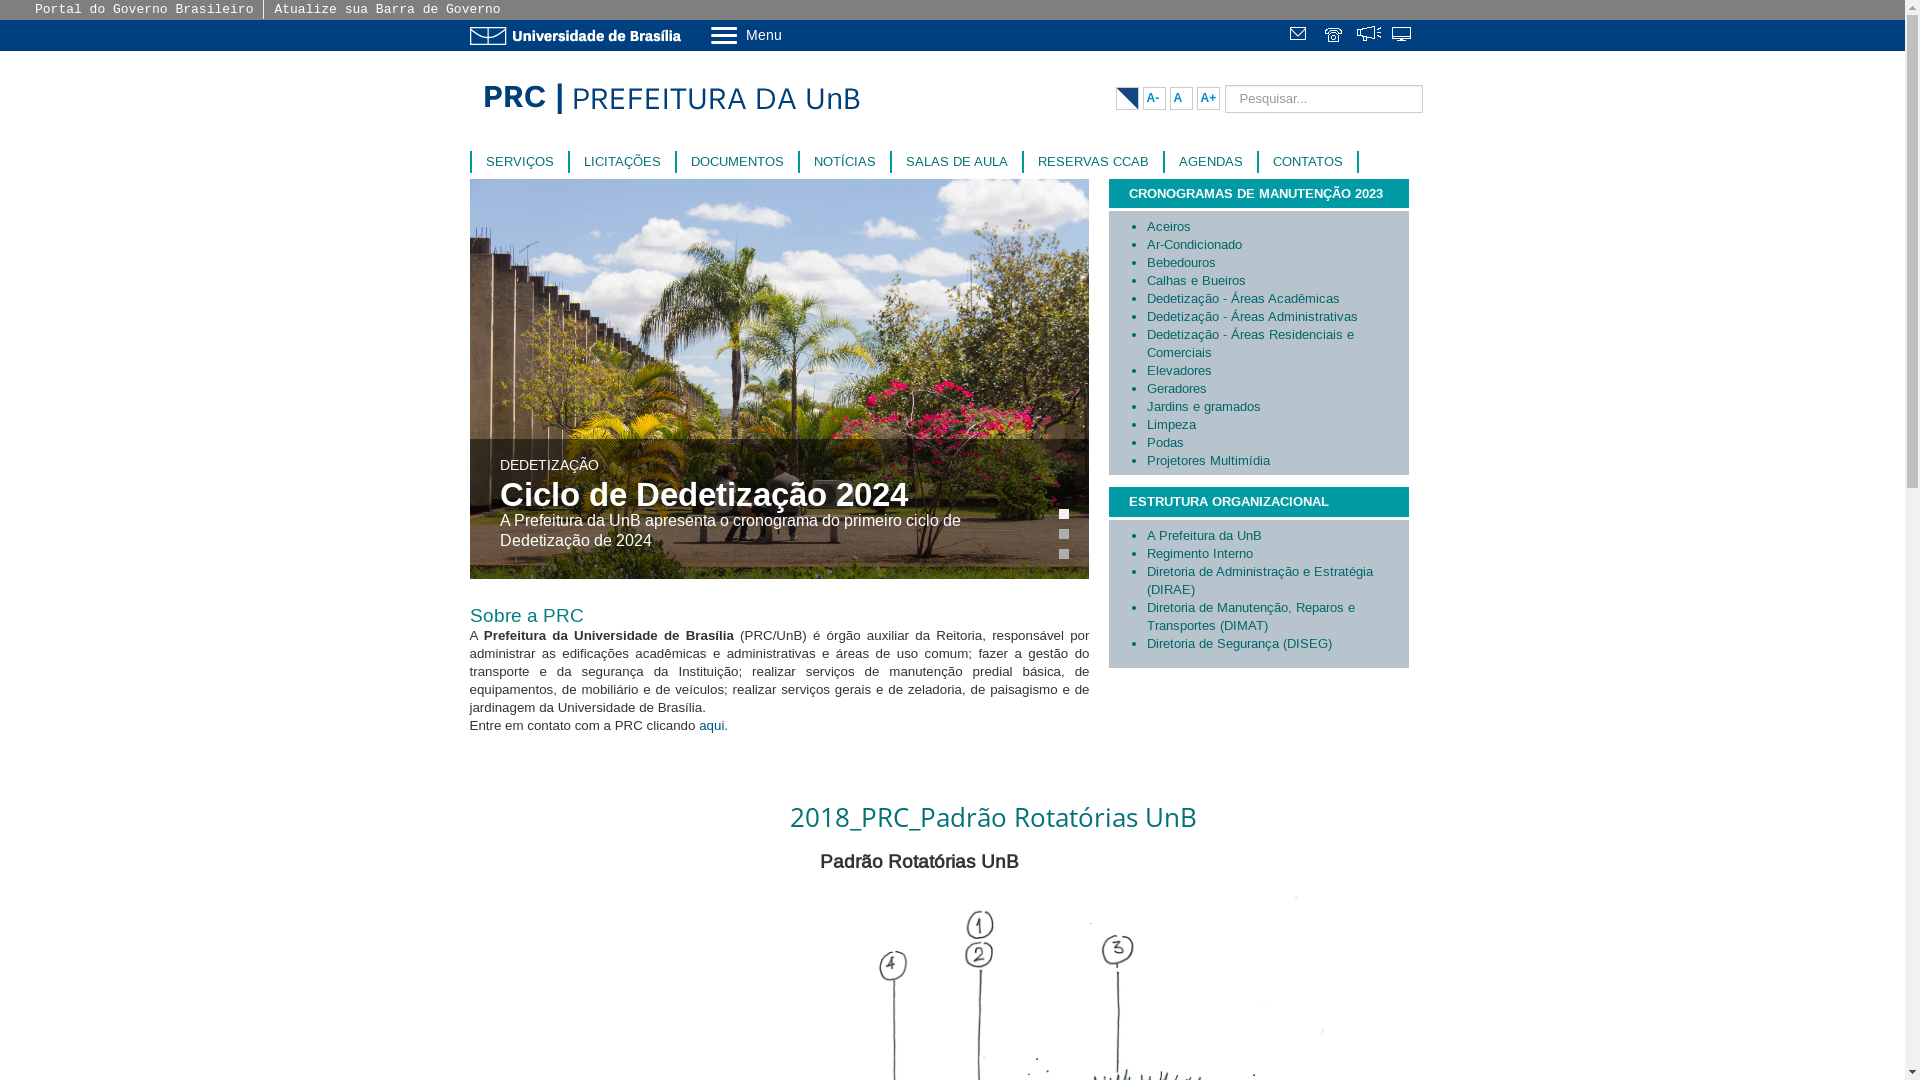 This screenshot has width=1920, height=1080. What do you see at coordinates (579, 35) in the screenshot?
I see `'Ir para o Portal da UnB'` at bounding box center [579, 35].